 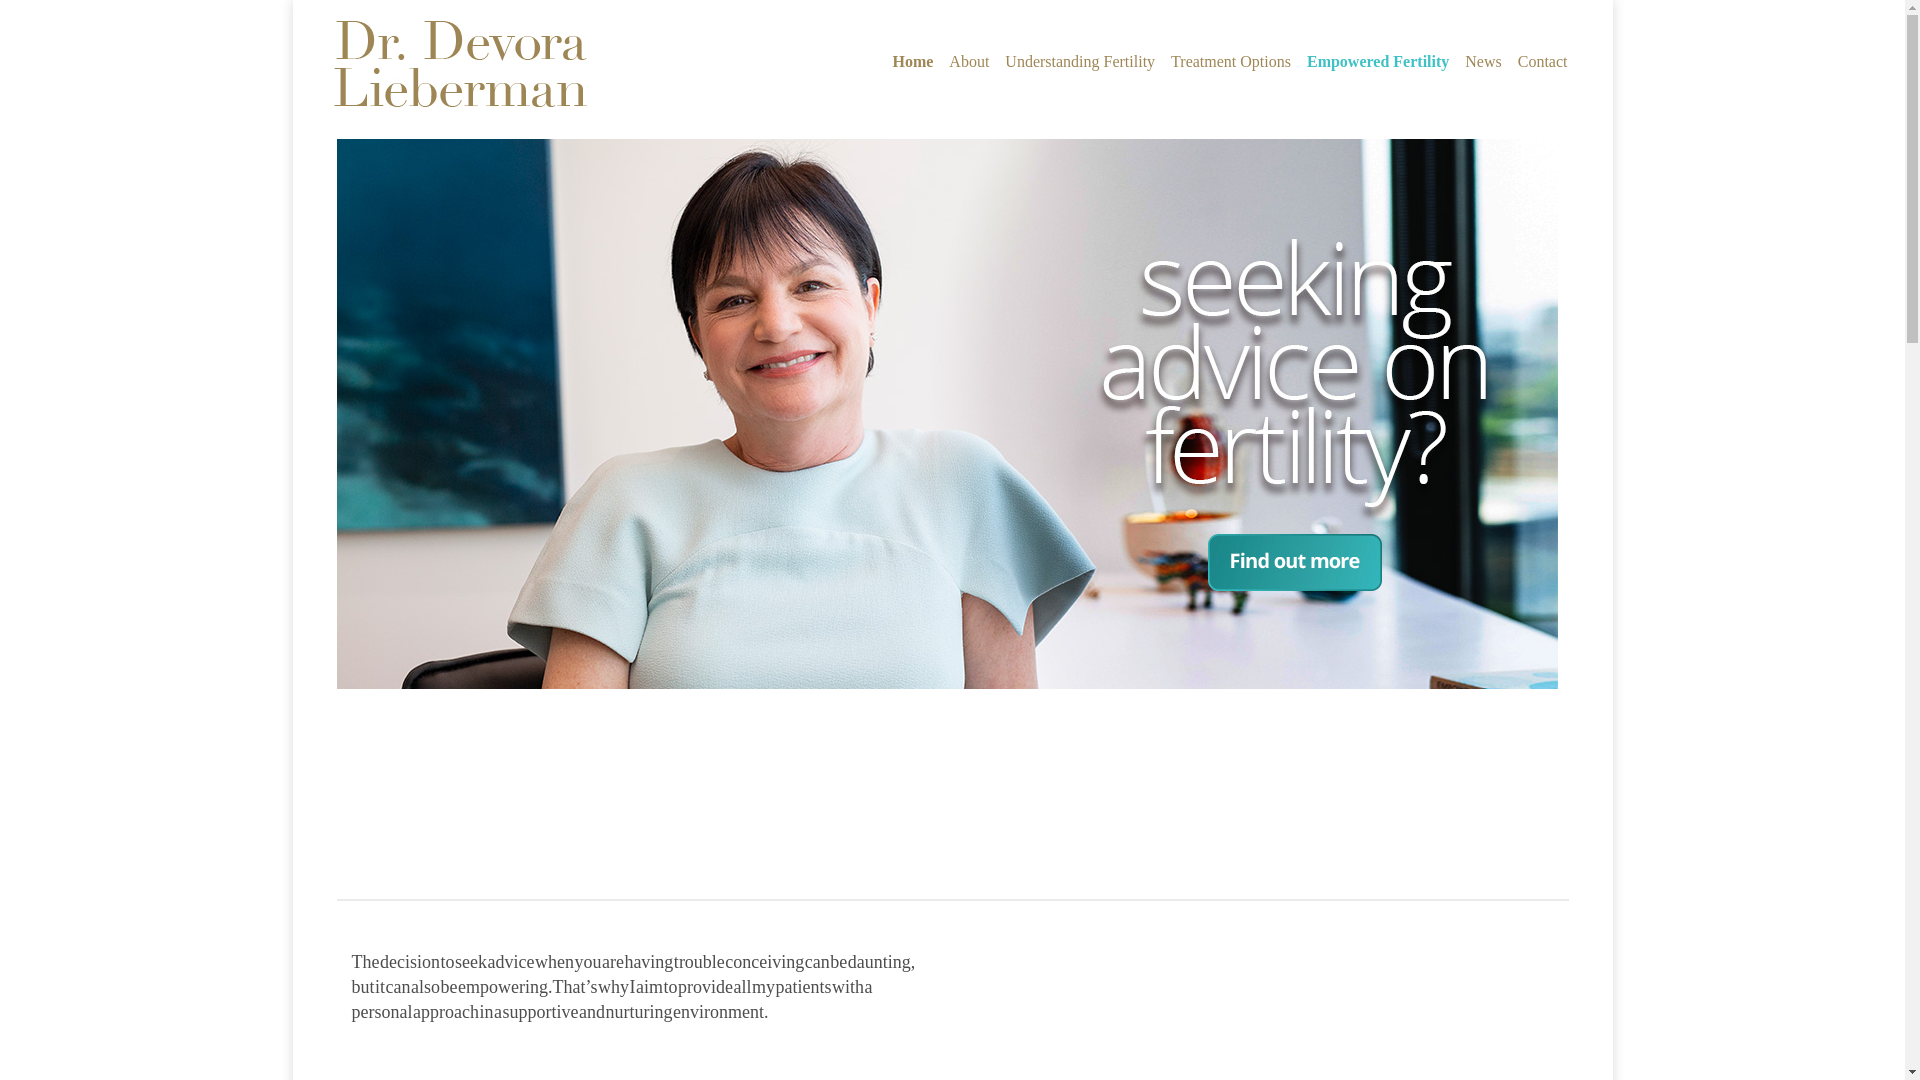 I want to click on 'Understanding Fertility', so click(x=1079, y=61).